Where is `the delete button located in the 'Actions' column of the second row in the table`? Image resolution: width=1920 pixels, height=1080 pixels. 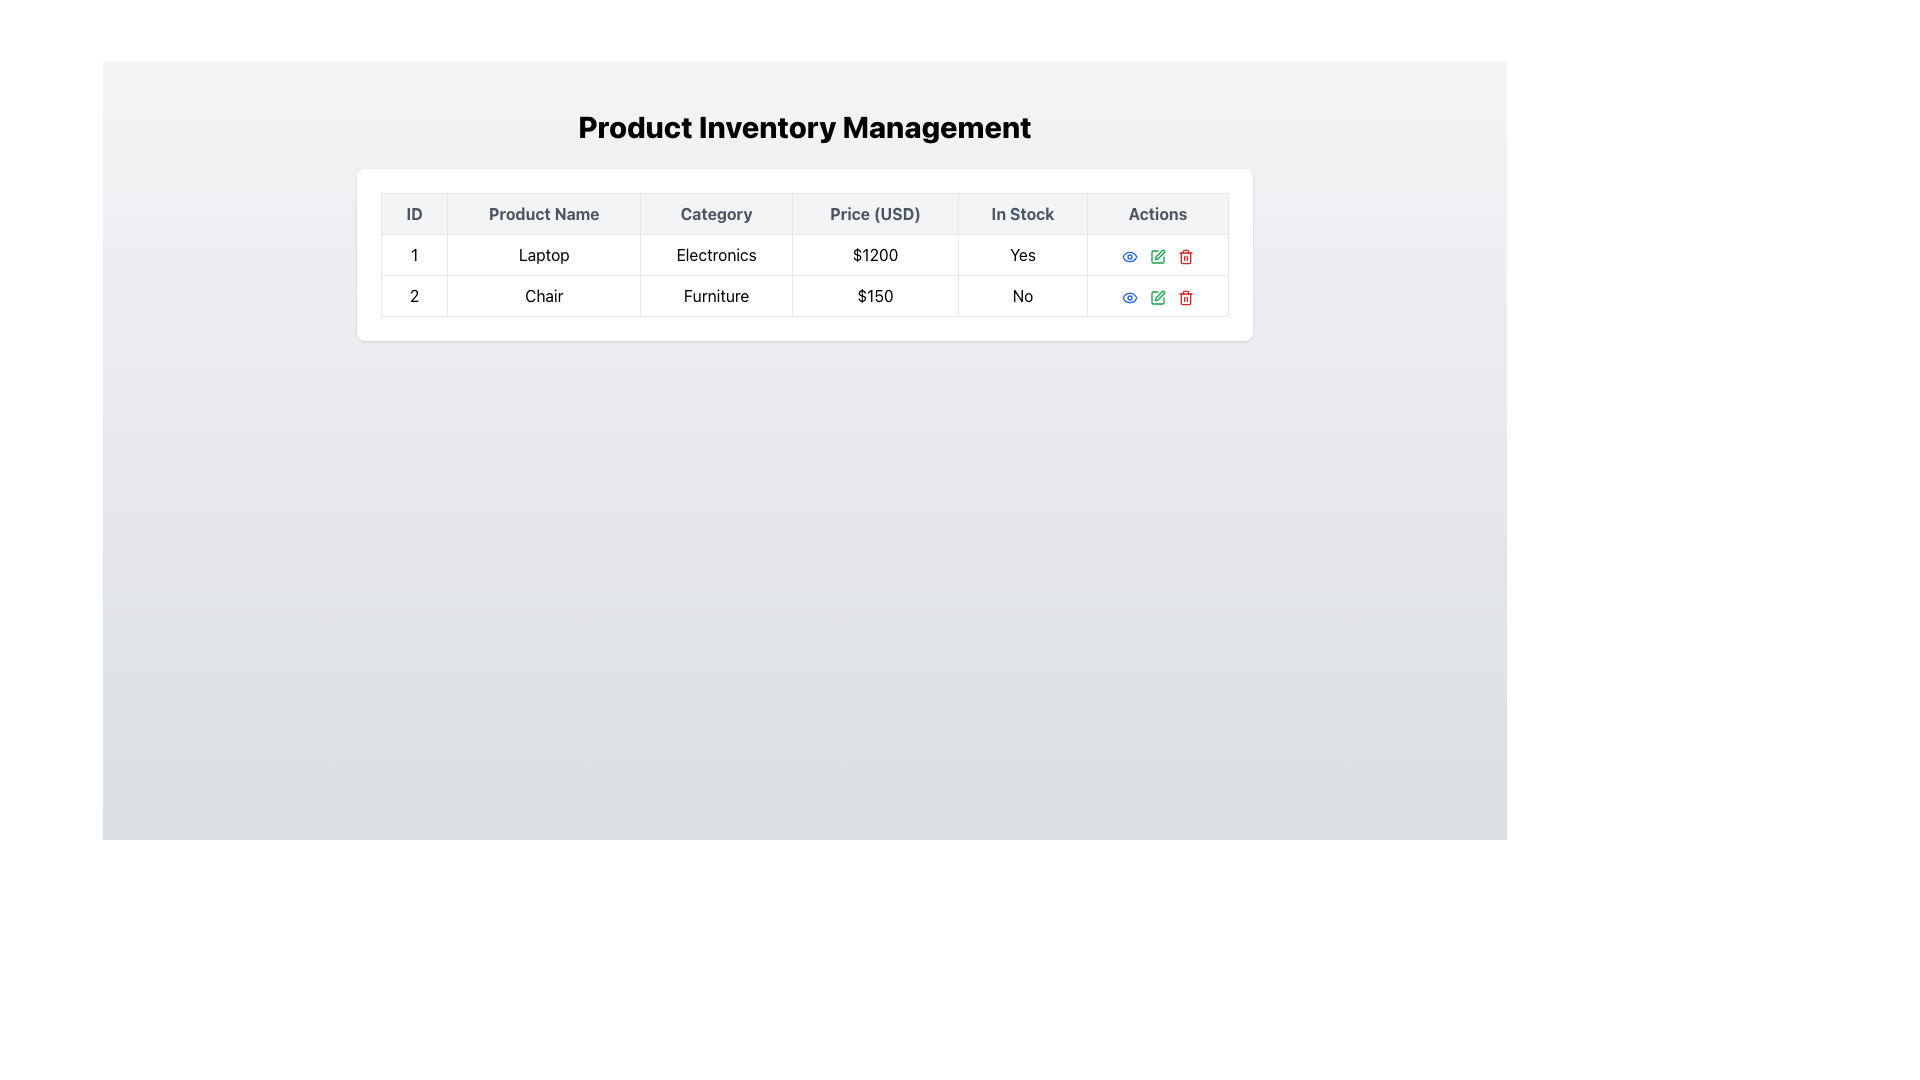
the delete button located in the 'Actions' column of the second row in the table is located at coordinates (1185, 296).